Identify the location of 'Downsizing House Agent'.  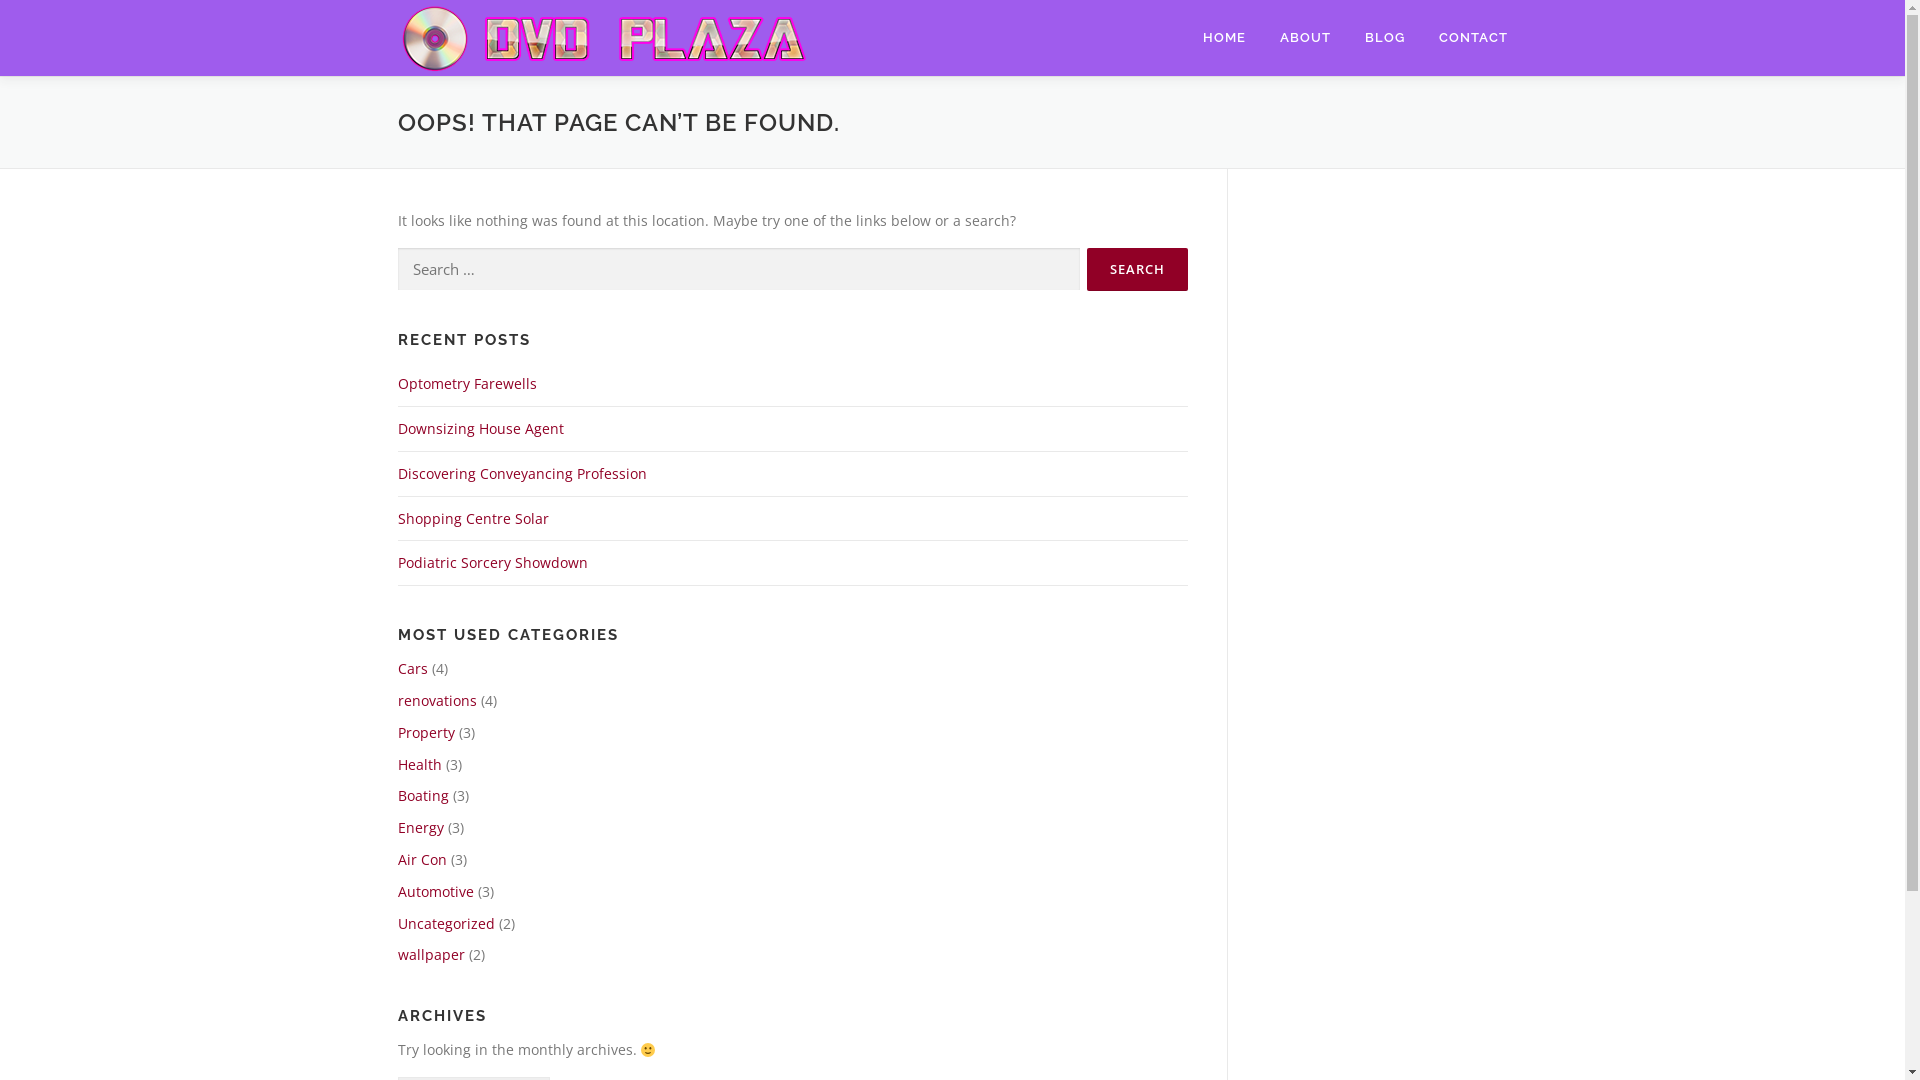
(480, 427).